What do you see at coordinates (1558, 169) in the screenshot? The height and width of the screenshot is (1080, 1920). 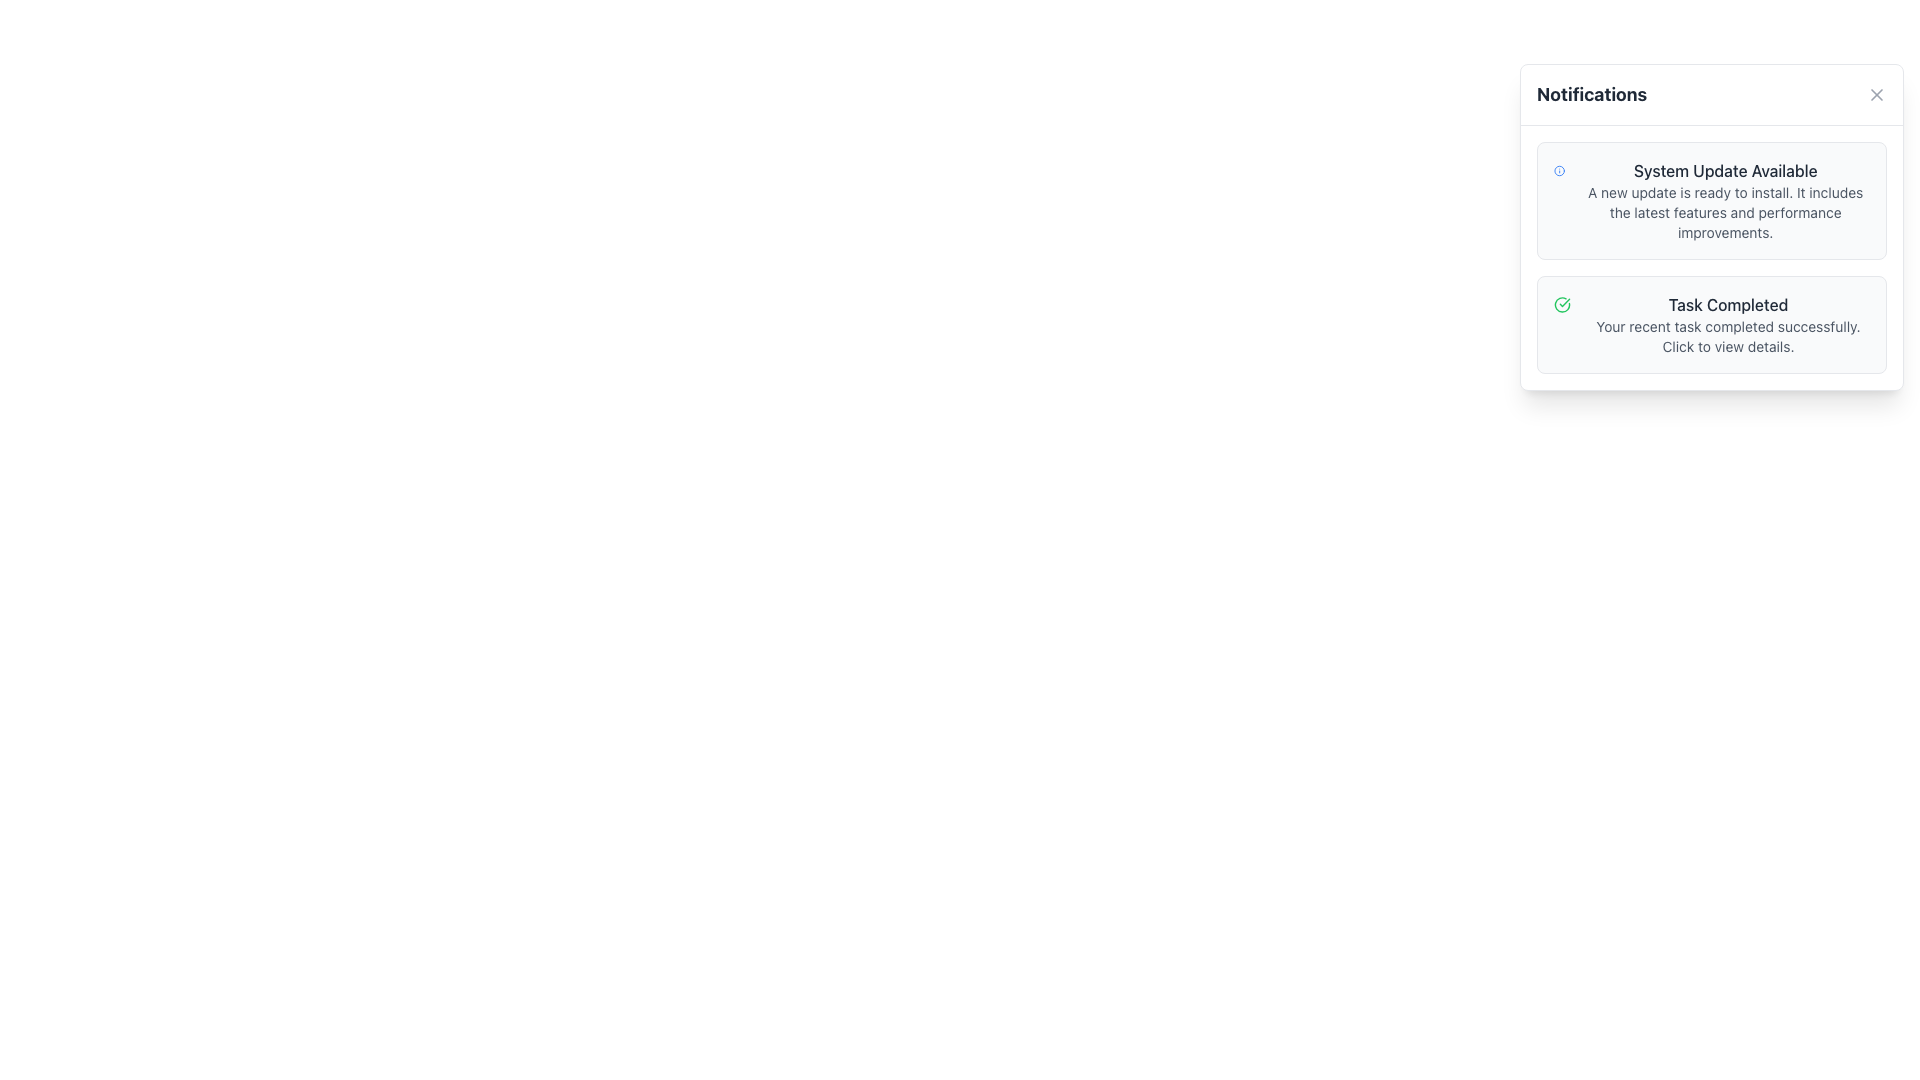 I see `the circular element that serves as part of the information icon located within the notification card in the top-right corner of the interface` at bounding box center [1558, 169].